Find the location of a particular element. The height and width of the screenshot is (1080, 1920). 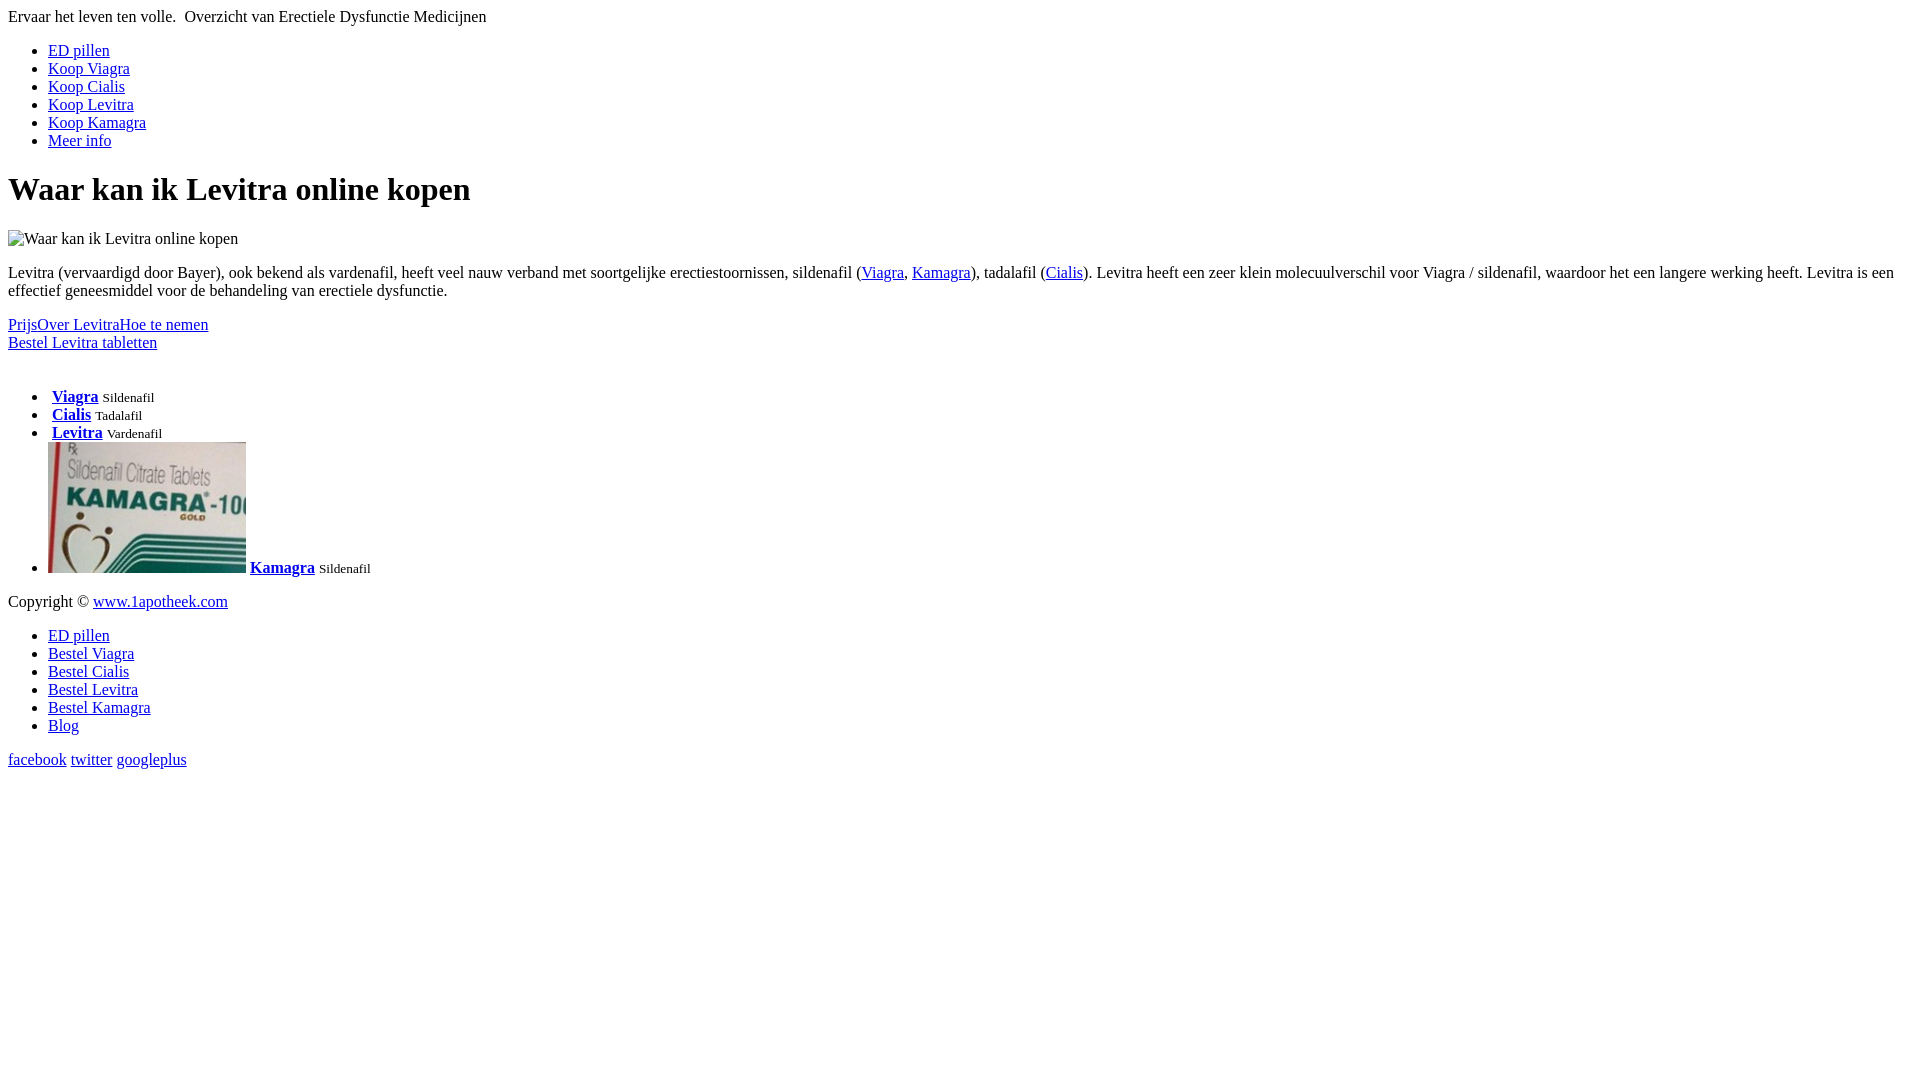

'Koop Levitra' is located at coordinates (48, 104).